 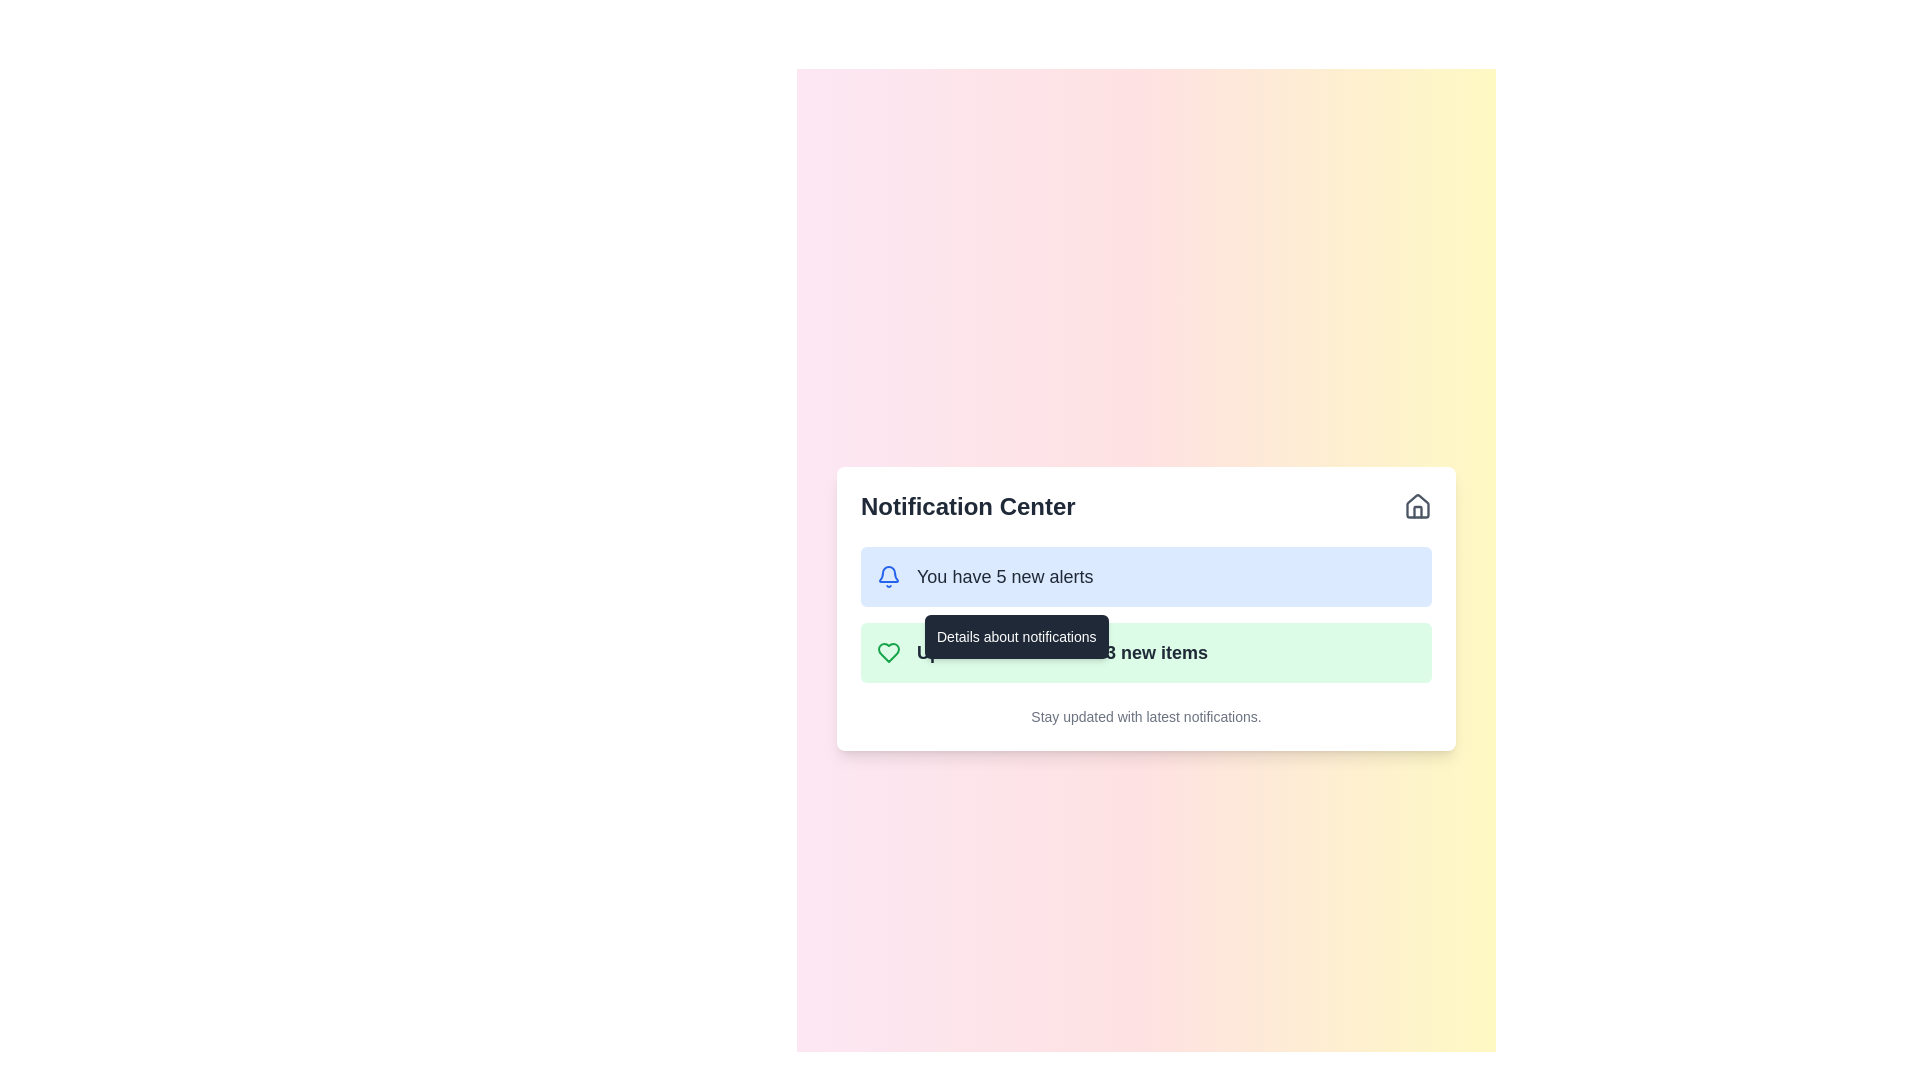 I want to click on the text label displaying 'Updated wishlist with 3 new items', which is styled in a large semibold gray font within a light green notification card, so click(x=1061, y=652).